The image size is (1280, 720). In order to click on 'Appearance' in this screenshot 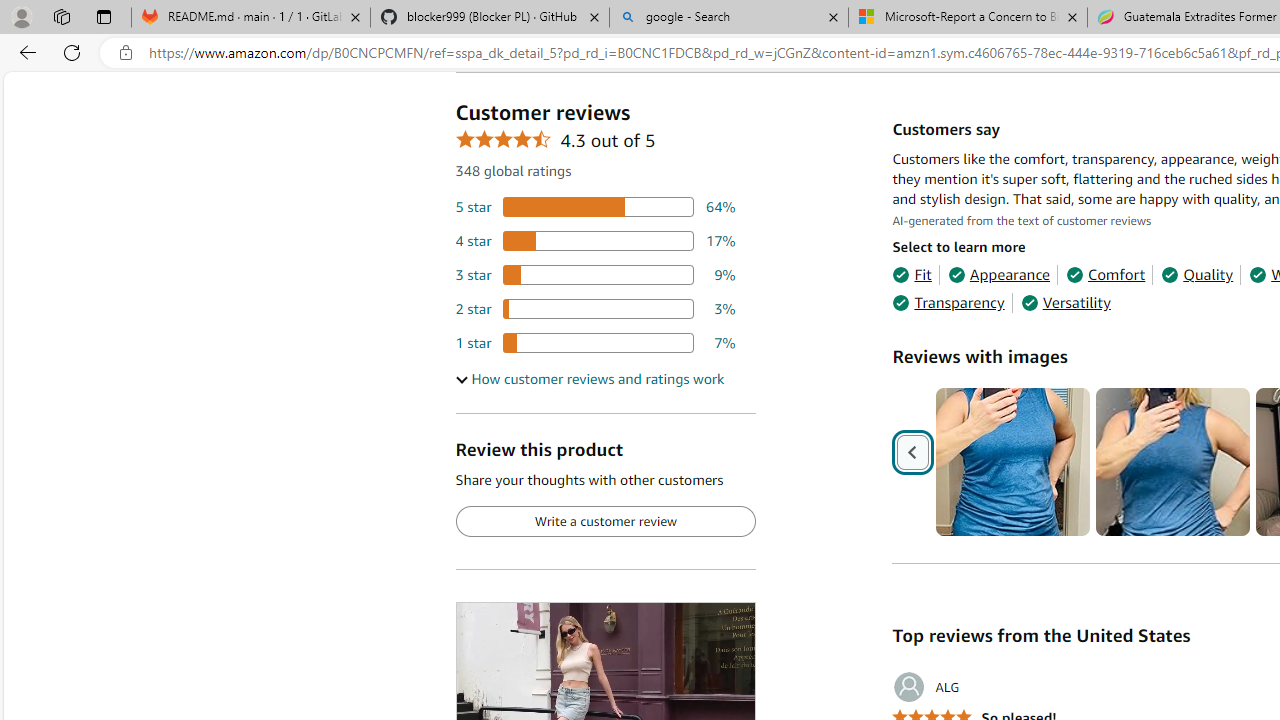, I will do `click(999, 275)`.